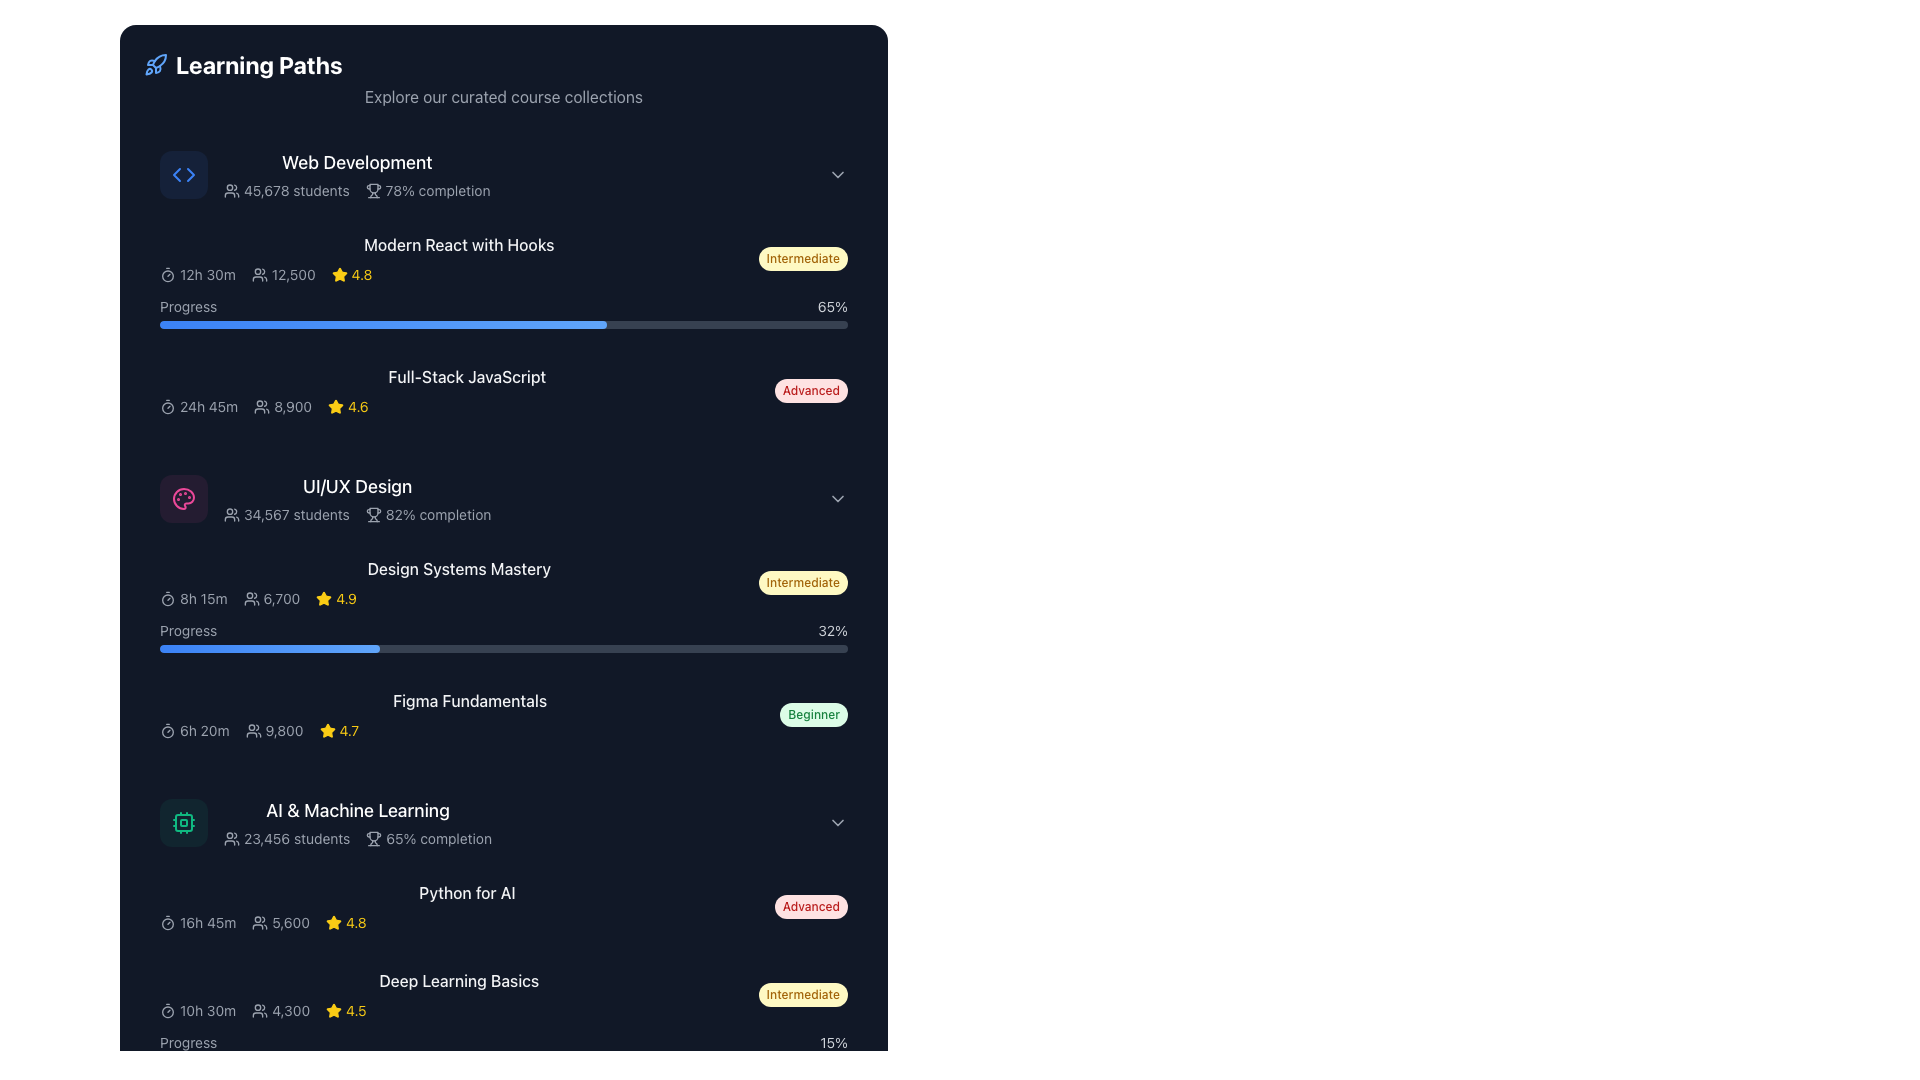 This screenshot has height=1080, width=1920. I want to click on text label displaying the number of participants or viewers, which is the second item in a horizontal layout after a time indicator and before a rating indicator, so click(282, 274).